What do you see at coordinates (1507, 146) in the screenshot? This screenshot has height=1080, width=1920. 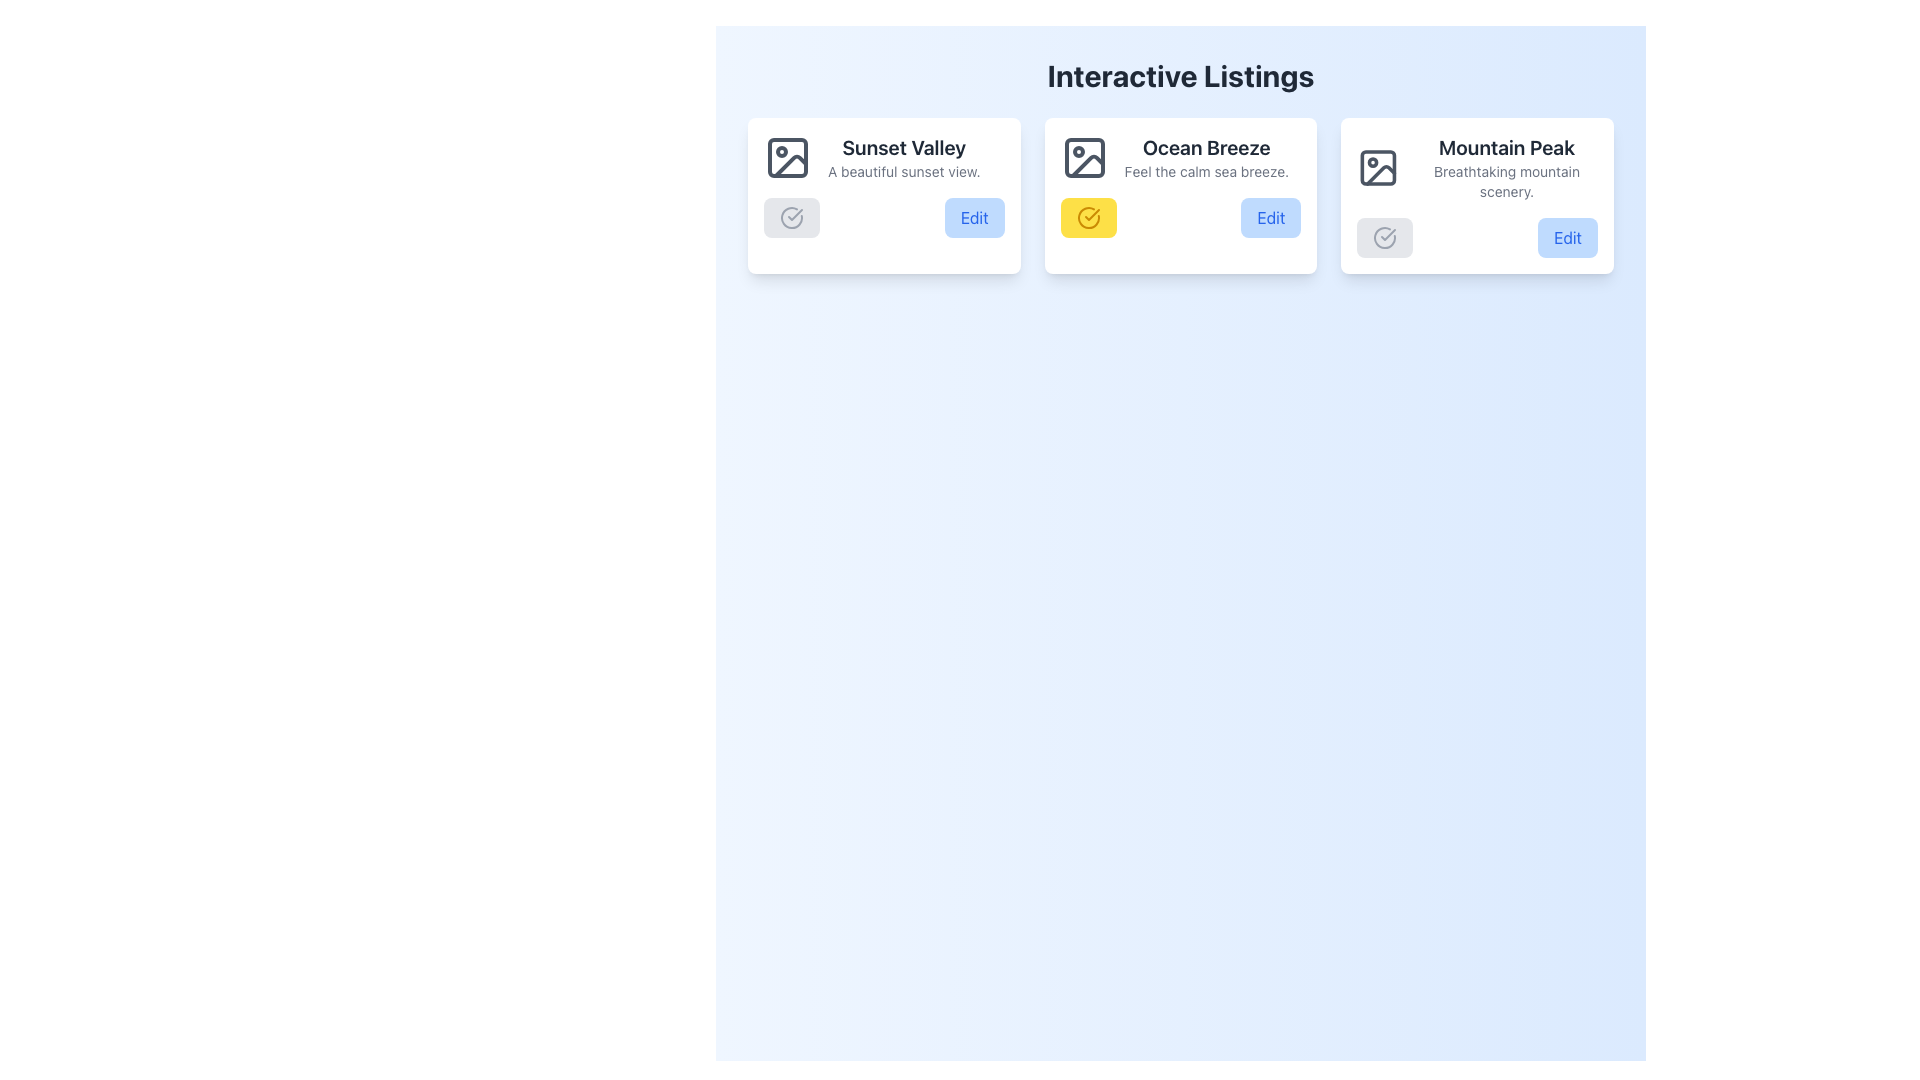 I see `the Text Label that serves as the title for the card labeled 'Mountain Peak', located in the top-right corner above the description text` at bounding box center [1507, 146].